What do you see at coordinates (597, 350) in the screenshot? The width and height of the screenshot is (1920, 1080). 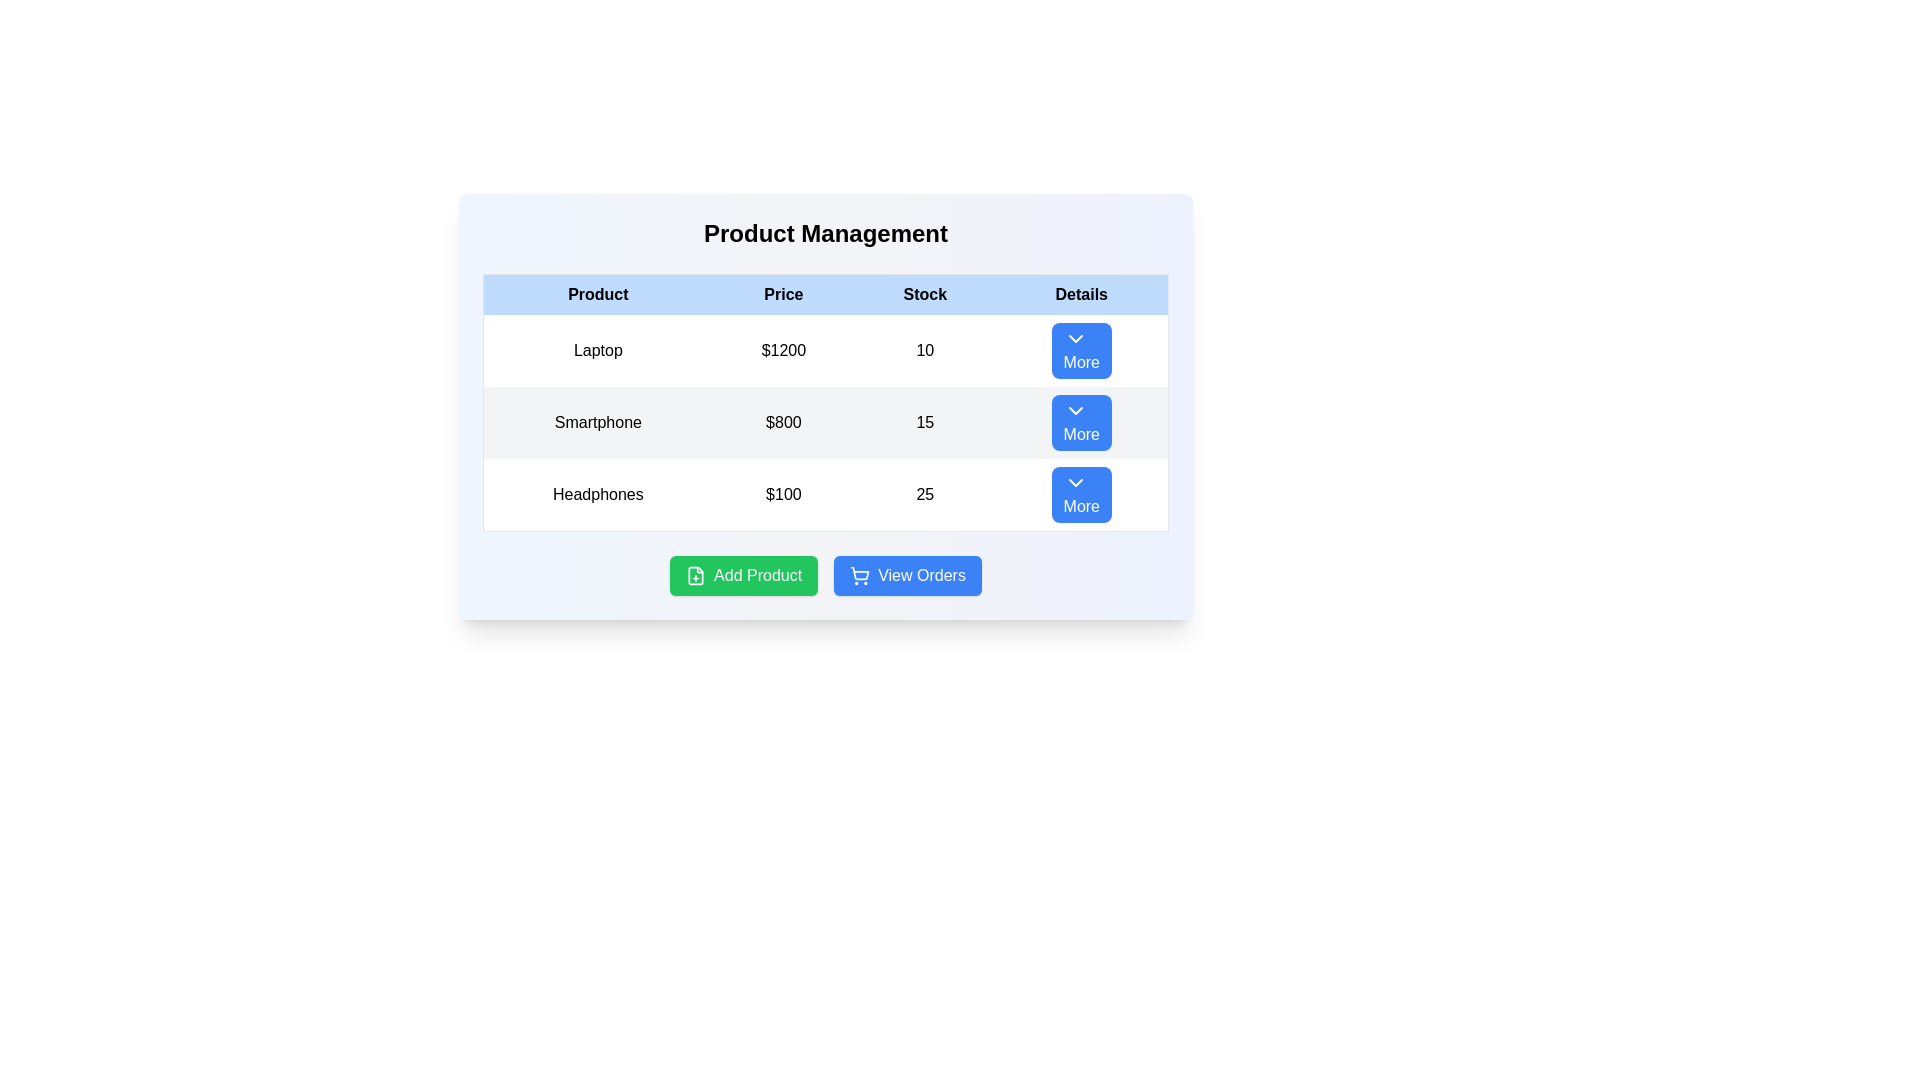 I see `the text label displaying 'Laptop', which is bold and centered in the 'Product' column of the table` at bounding box center [597, 350].